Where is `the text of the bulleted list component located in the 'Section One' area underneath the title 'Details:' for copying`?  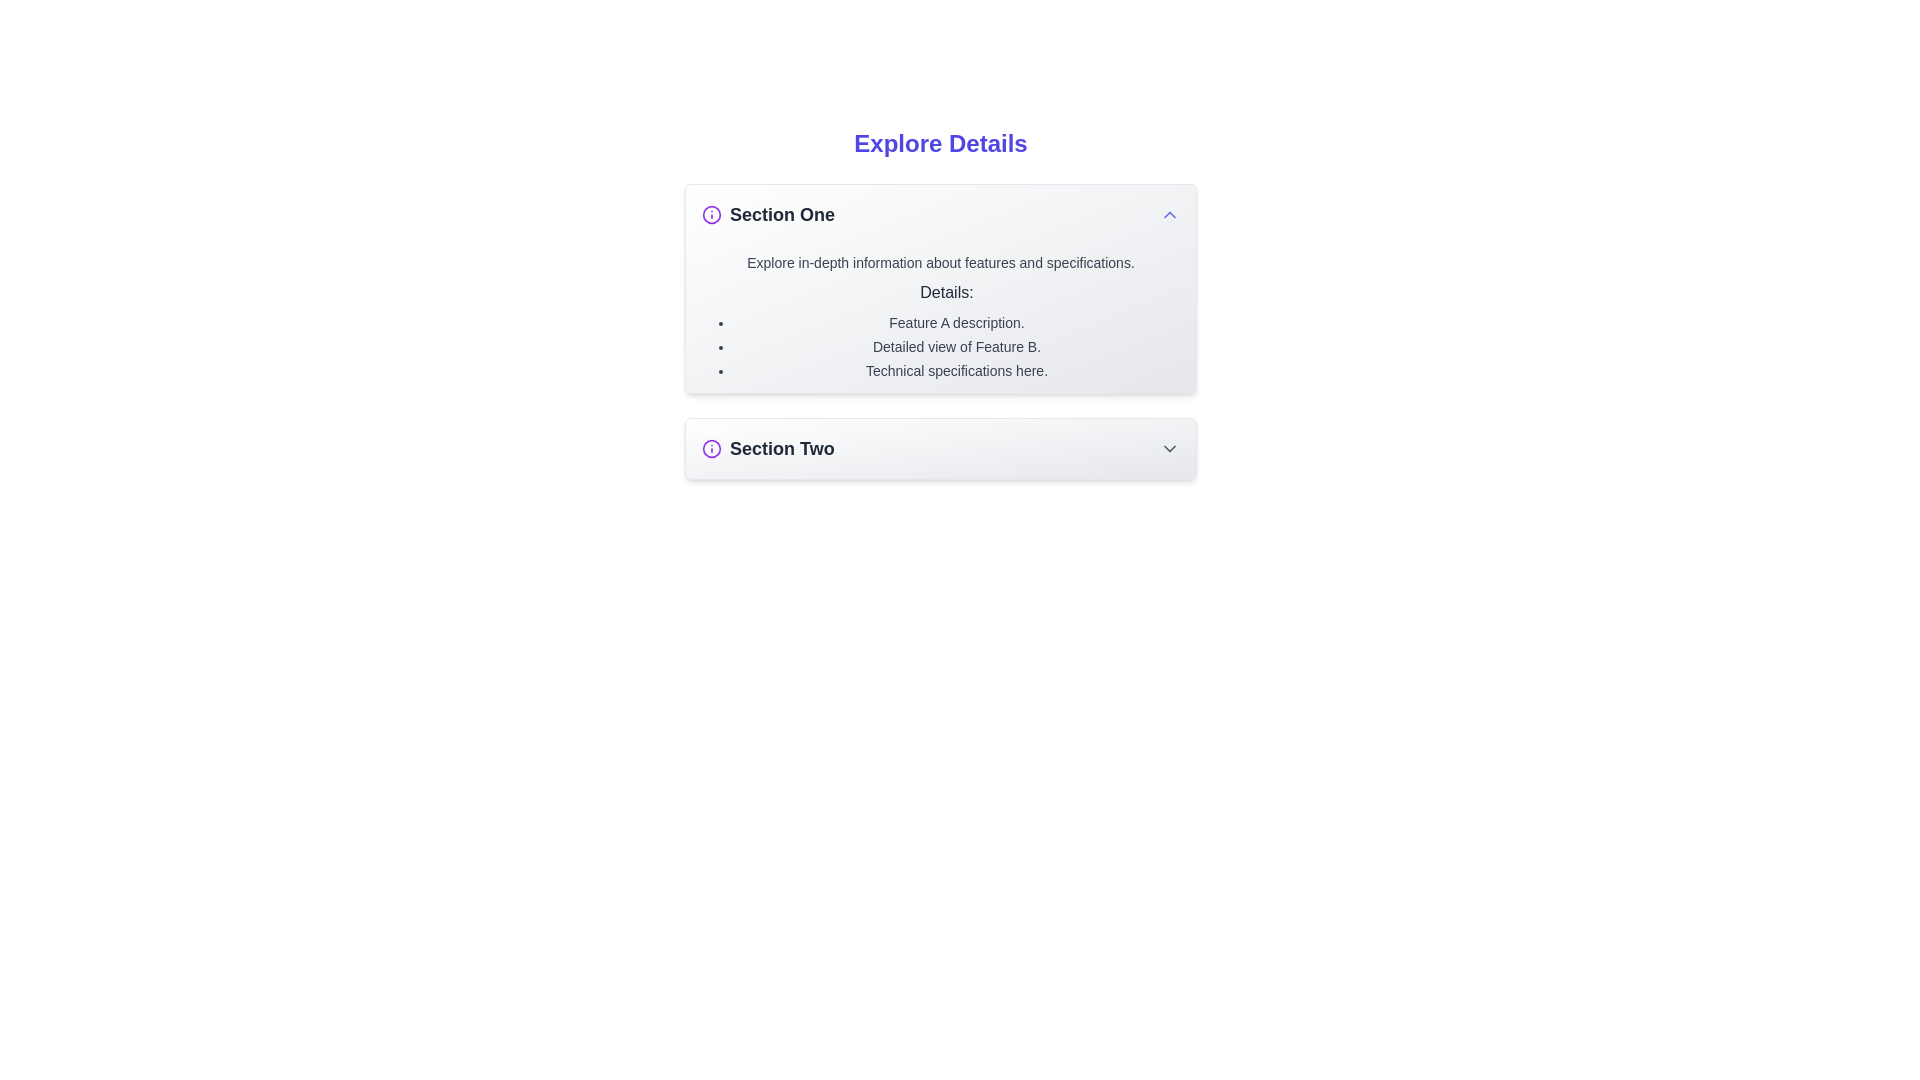
the text of the bulleted list component located in the 'Section One' area underneath the title 'Details:' for copying is located at coordinates (955, 343).